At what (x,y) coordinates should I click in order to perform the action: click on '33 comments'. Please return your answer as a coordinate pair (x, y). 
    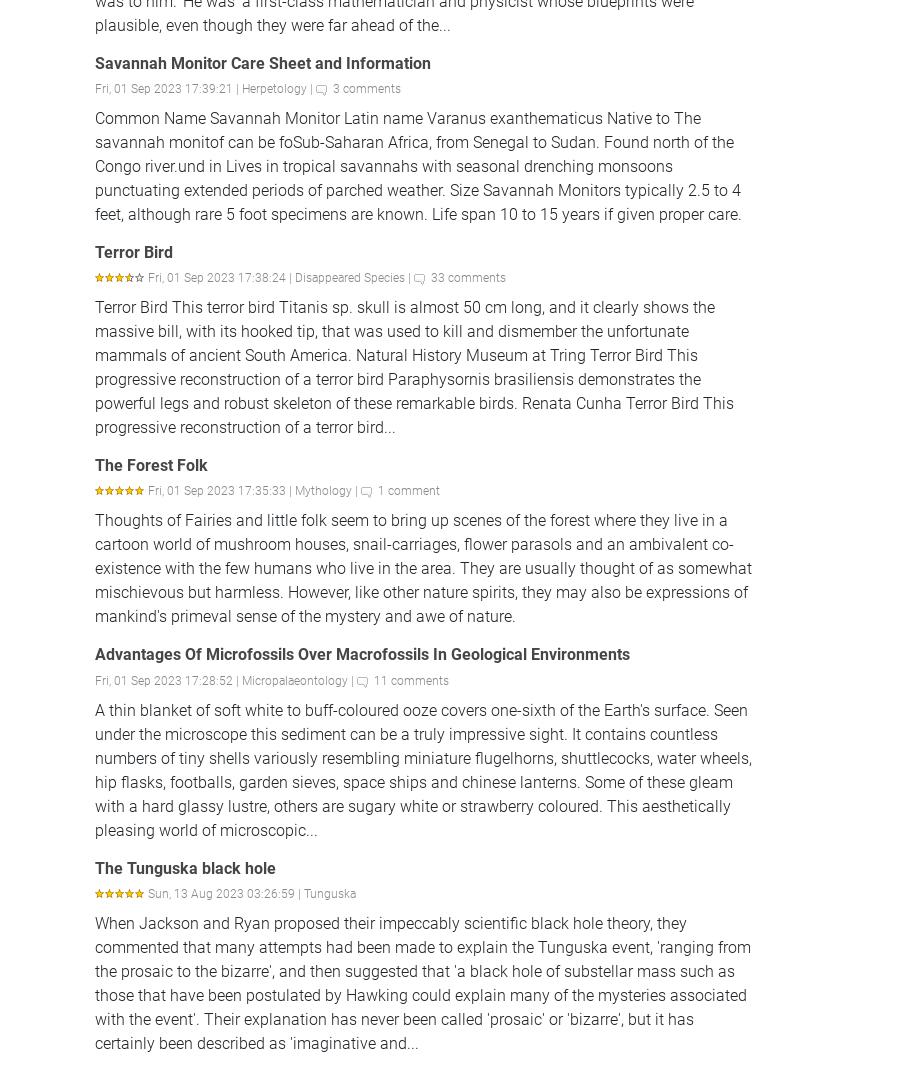
    Looking at the image, I should click on (431, 276).